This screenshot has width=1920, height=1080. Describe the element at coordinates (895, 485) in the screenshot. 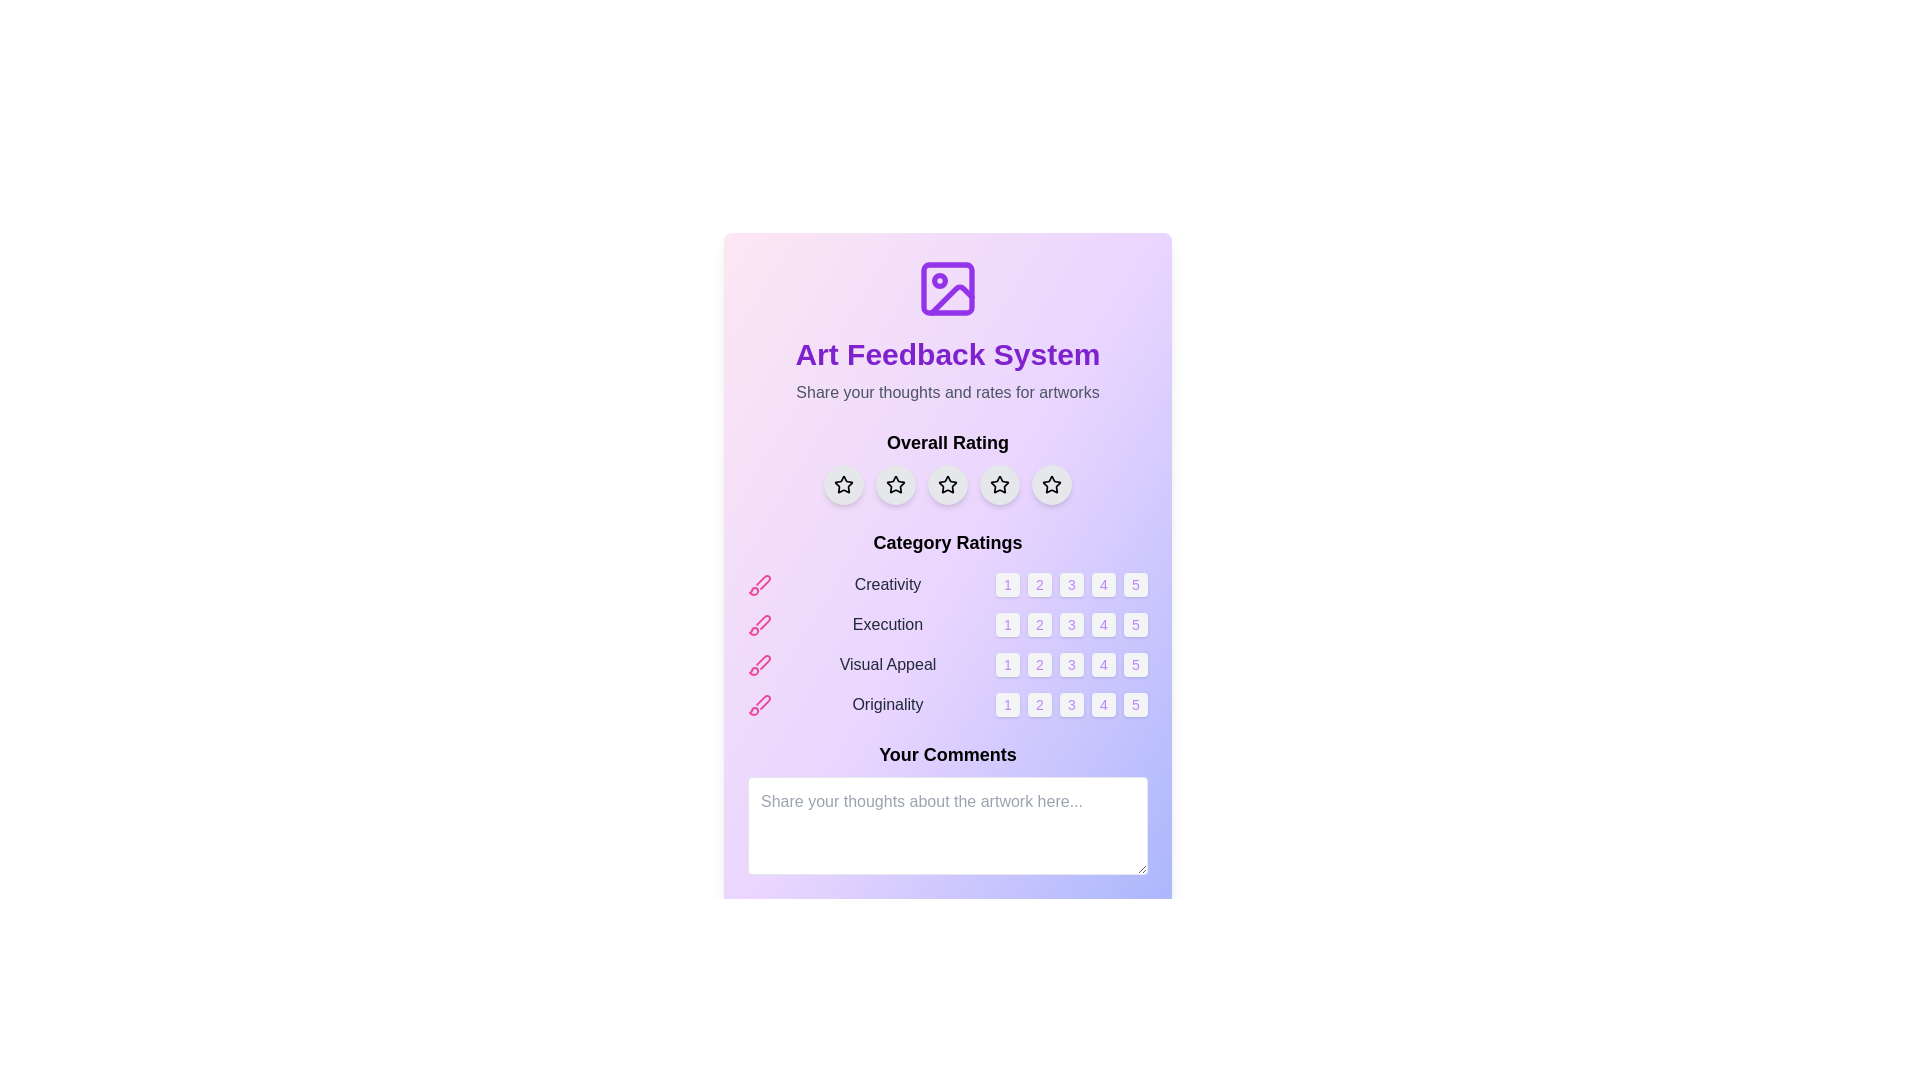

I see `the second circular button with a gray background and a black outlined star icon under the 'Overall Rating' heading to set a rating` at that location.